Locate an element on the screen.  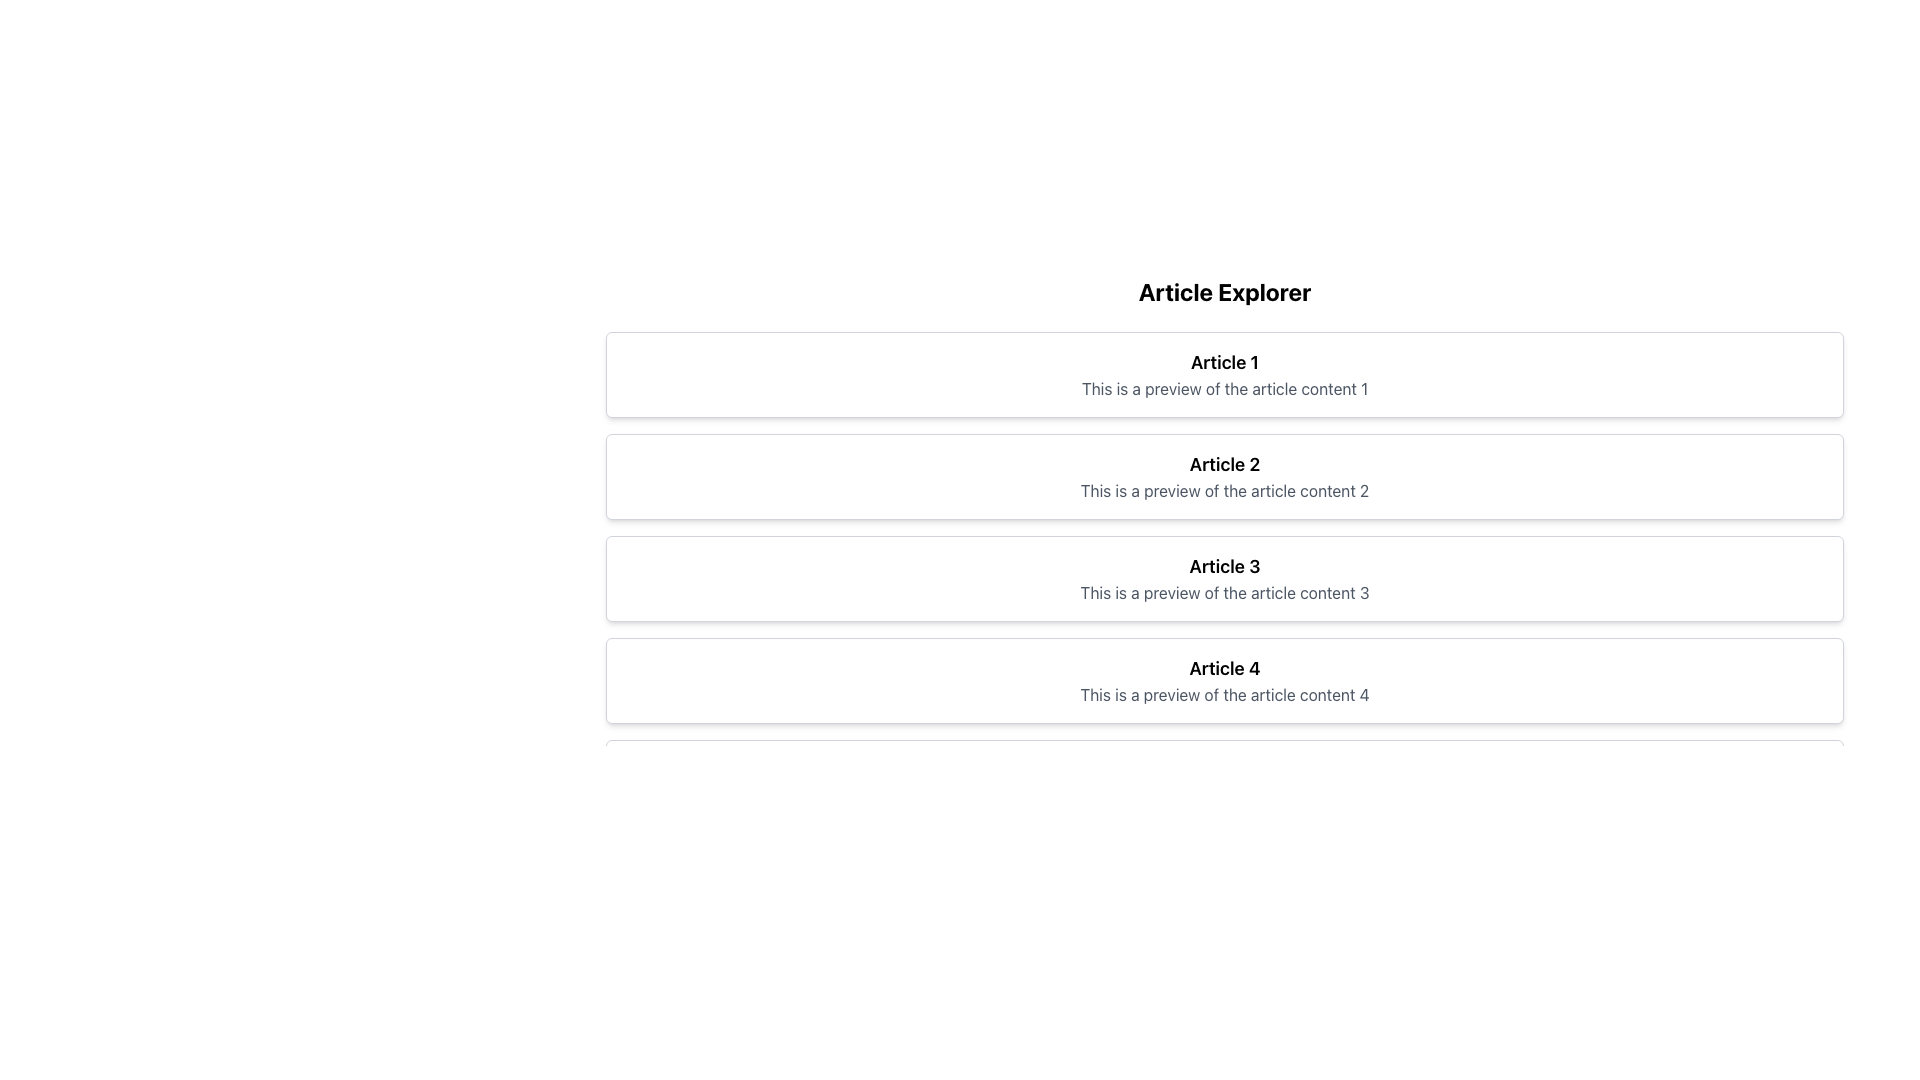
the first article preview card located at the top of the column in the grid layout is located at coordinates (1223, 374).